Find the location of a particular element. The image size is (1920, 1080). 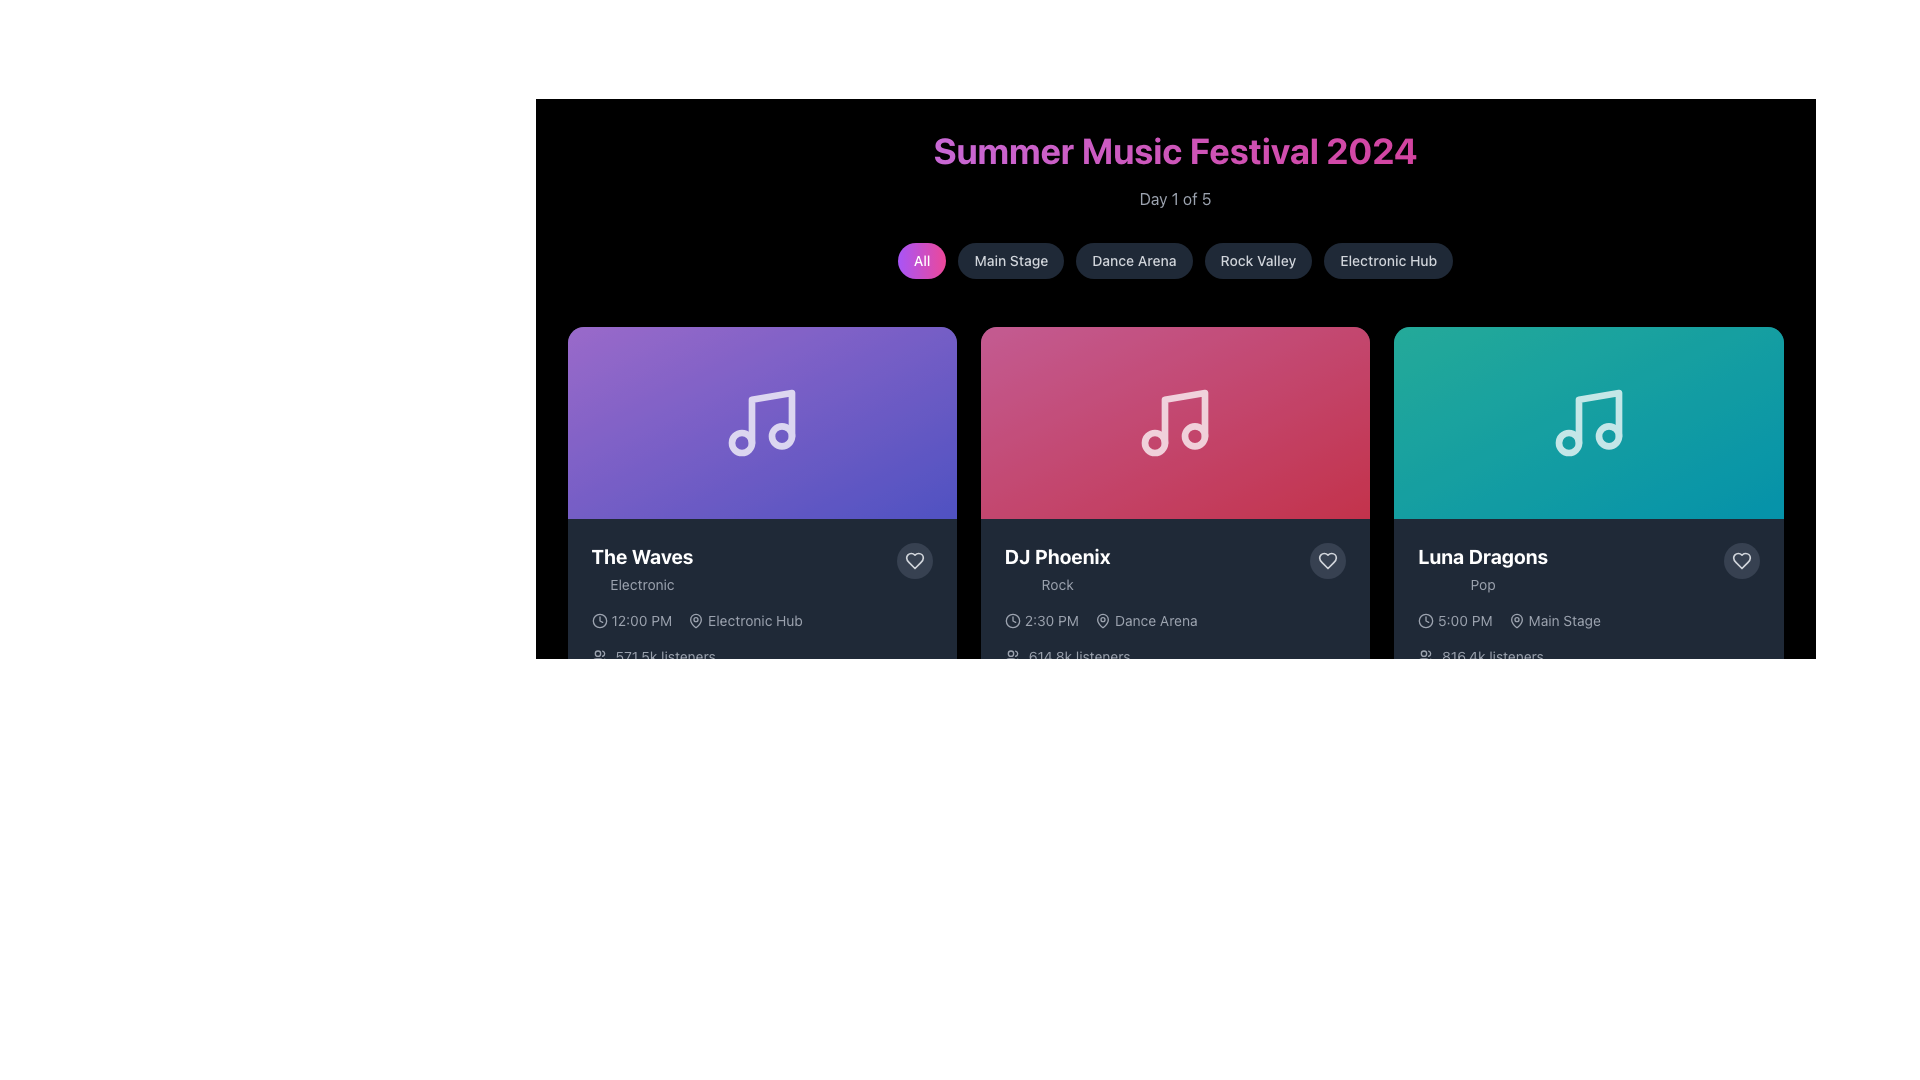

the label with the text 'Electronic Hub' and a map pin icon, located to the right of '12:00 PM' in the lower panel of 'The Waves' event card is located at coordinates (744, 620).